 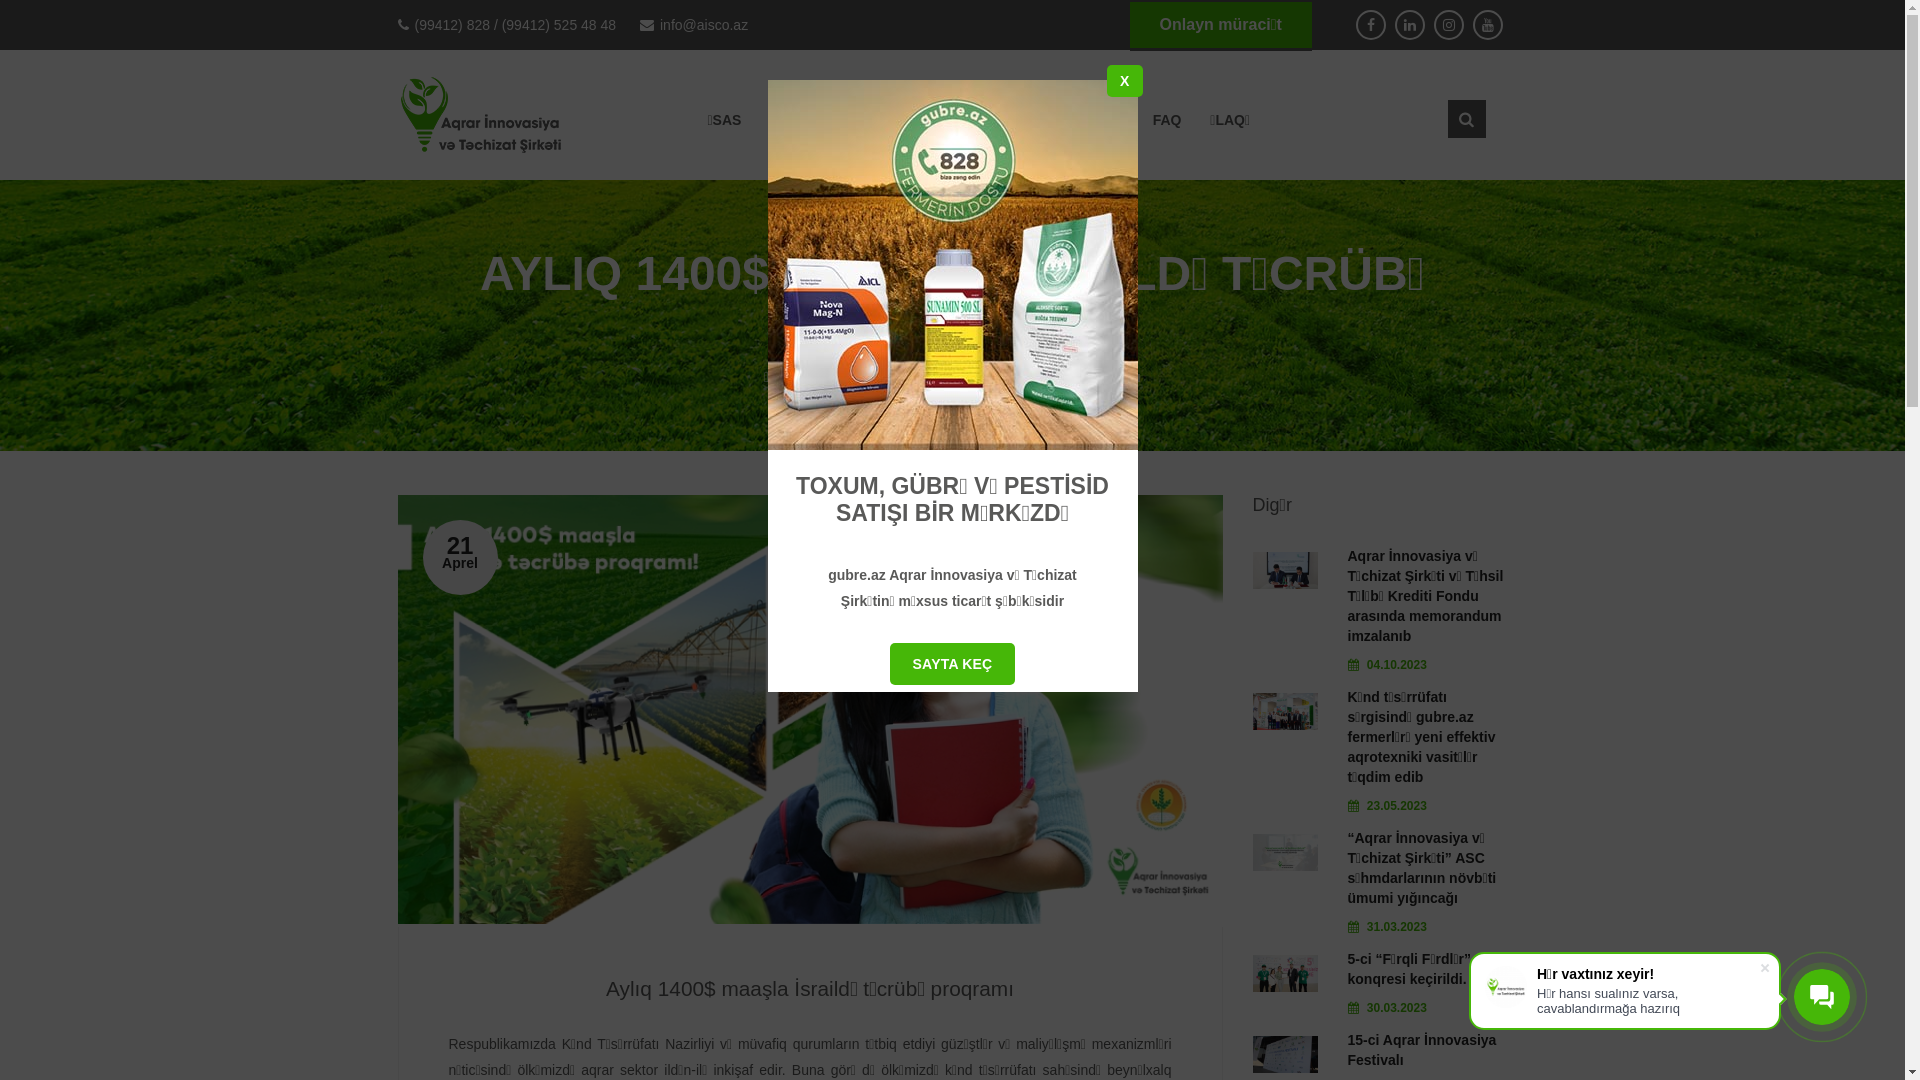 I want to click on 'FAQ', so click(x=1167, y=119).